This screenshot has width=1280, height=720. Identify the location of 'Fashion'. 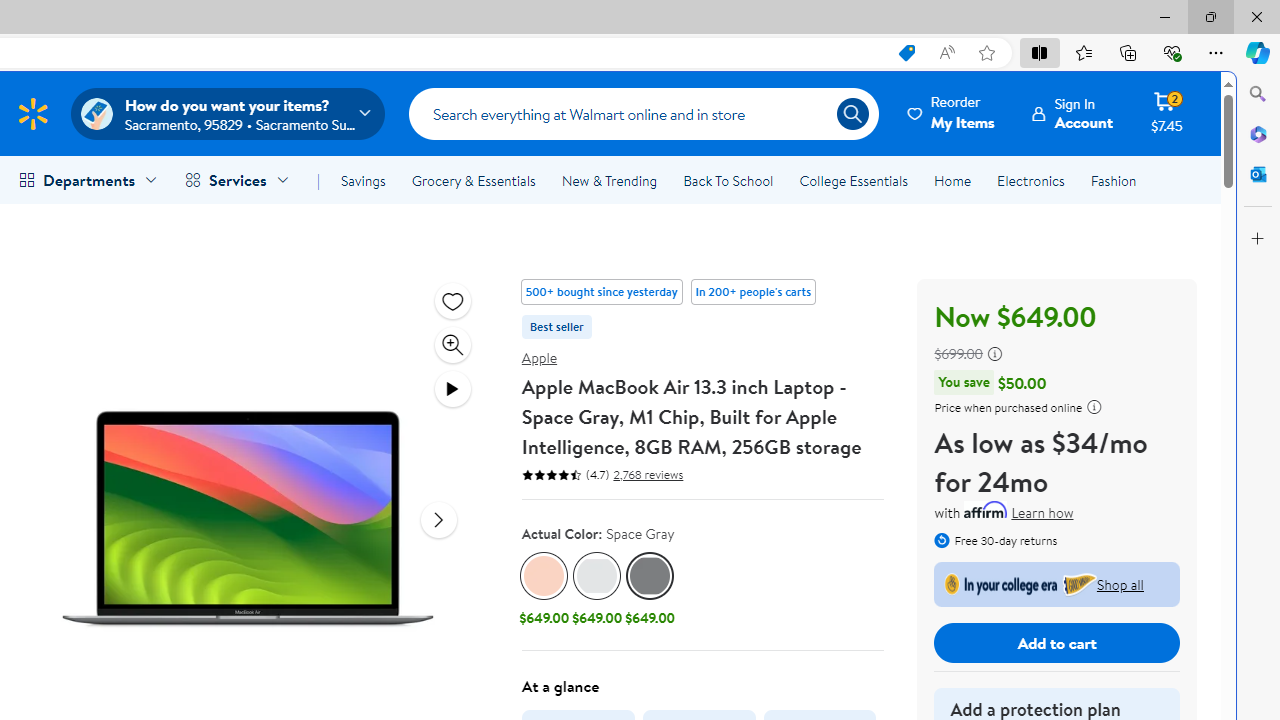
(1112, 181).